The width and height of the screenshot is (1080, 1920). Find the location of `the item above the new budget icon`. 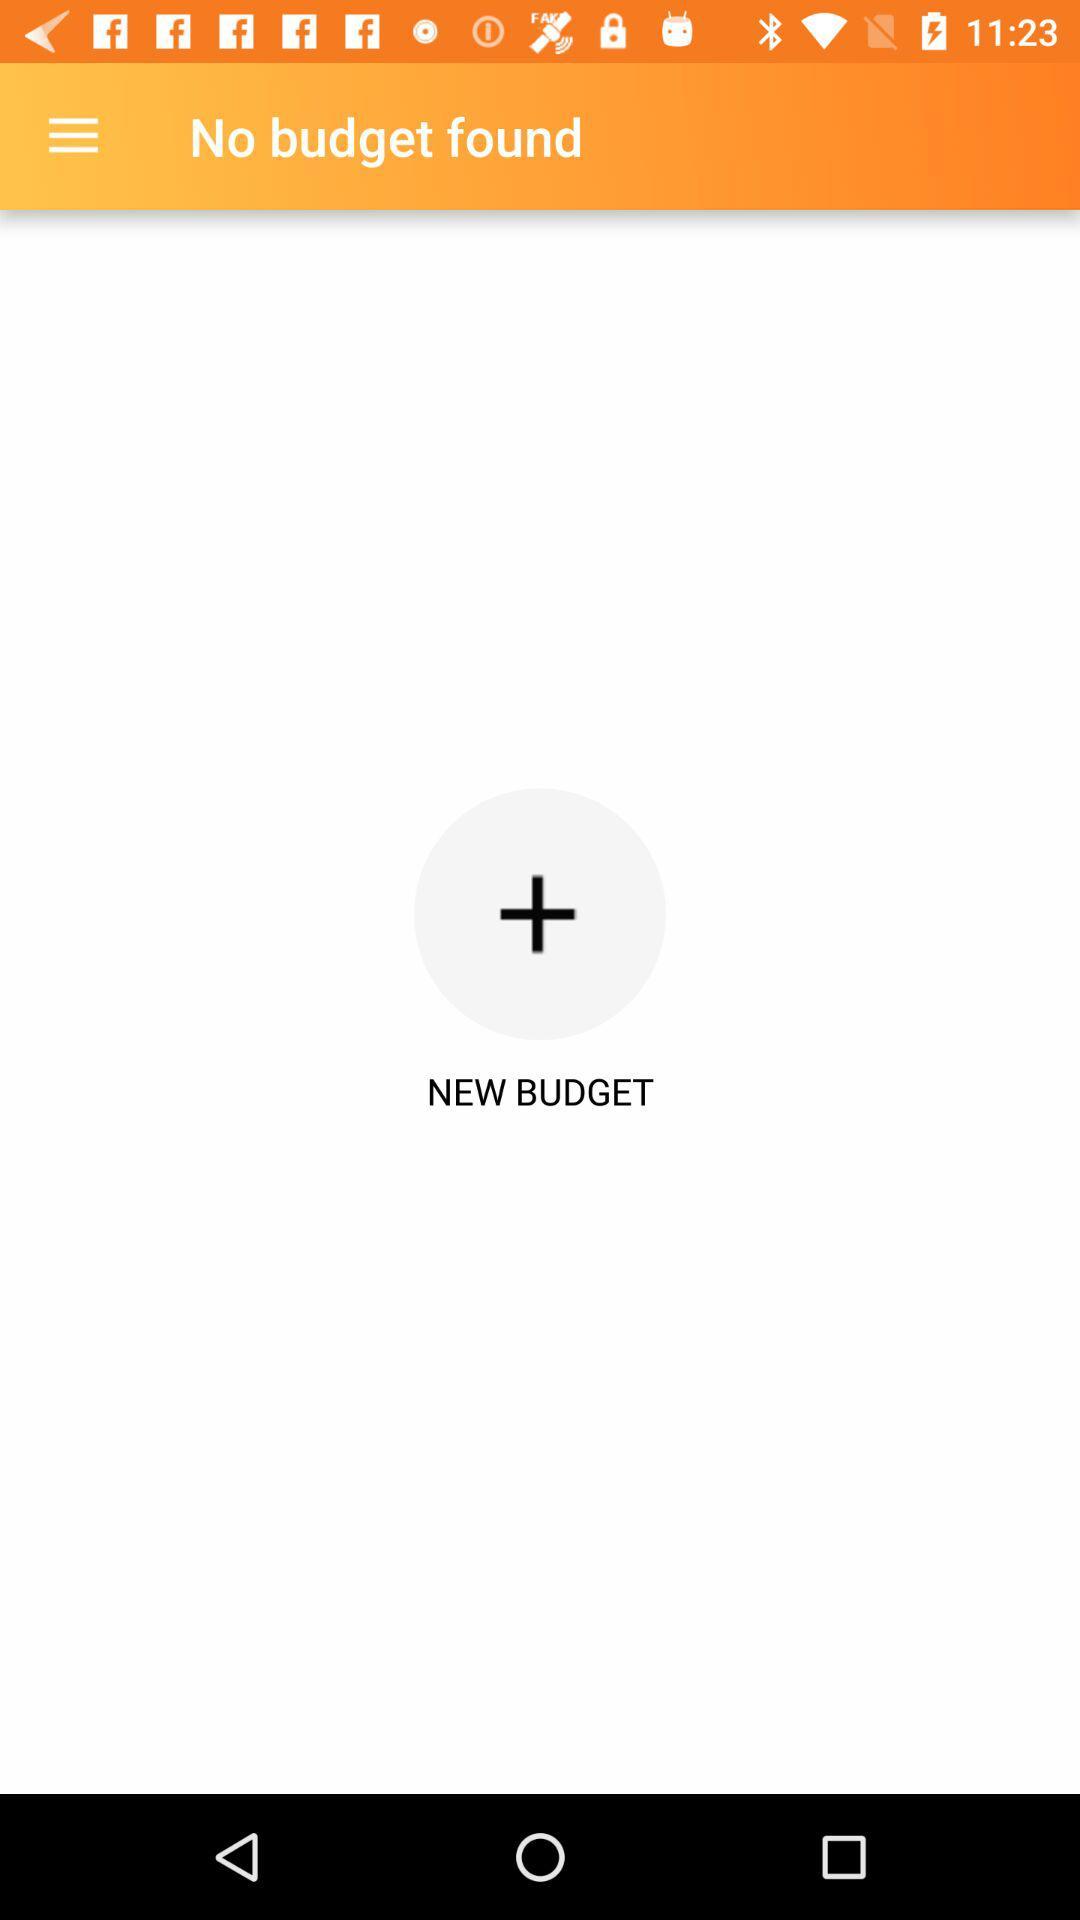

the item above the new budget icon is located at coordinates (540, 913).